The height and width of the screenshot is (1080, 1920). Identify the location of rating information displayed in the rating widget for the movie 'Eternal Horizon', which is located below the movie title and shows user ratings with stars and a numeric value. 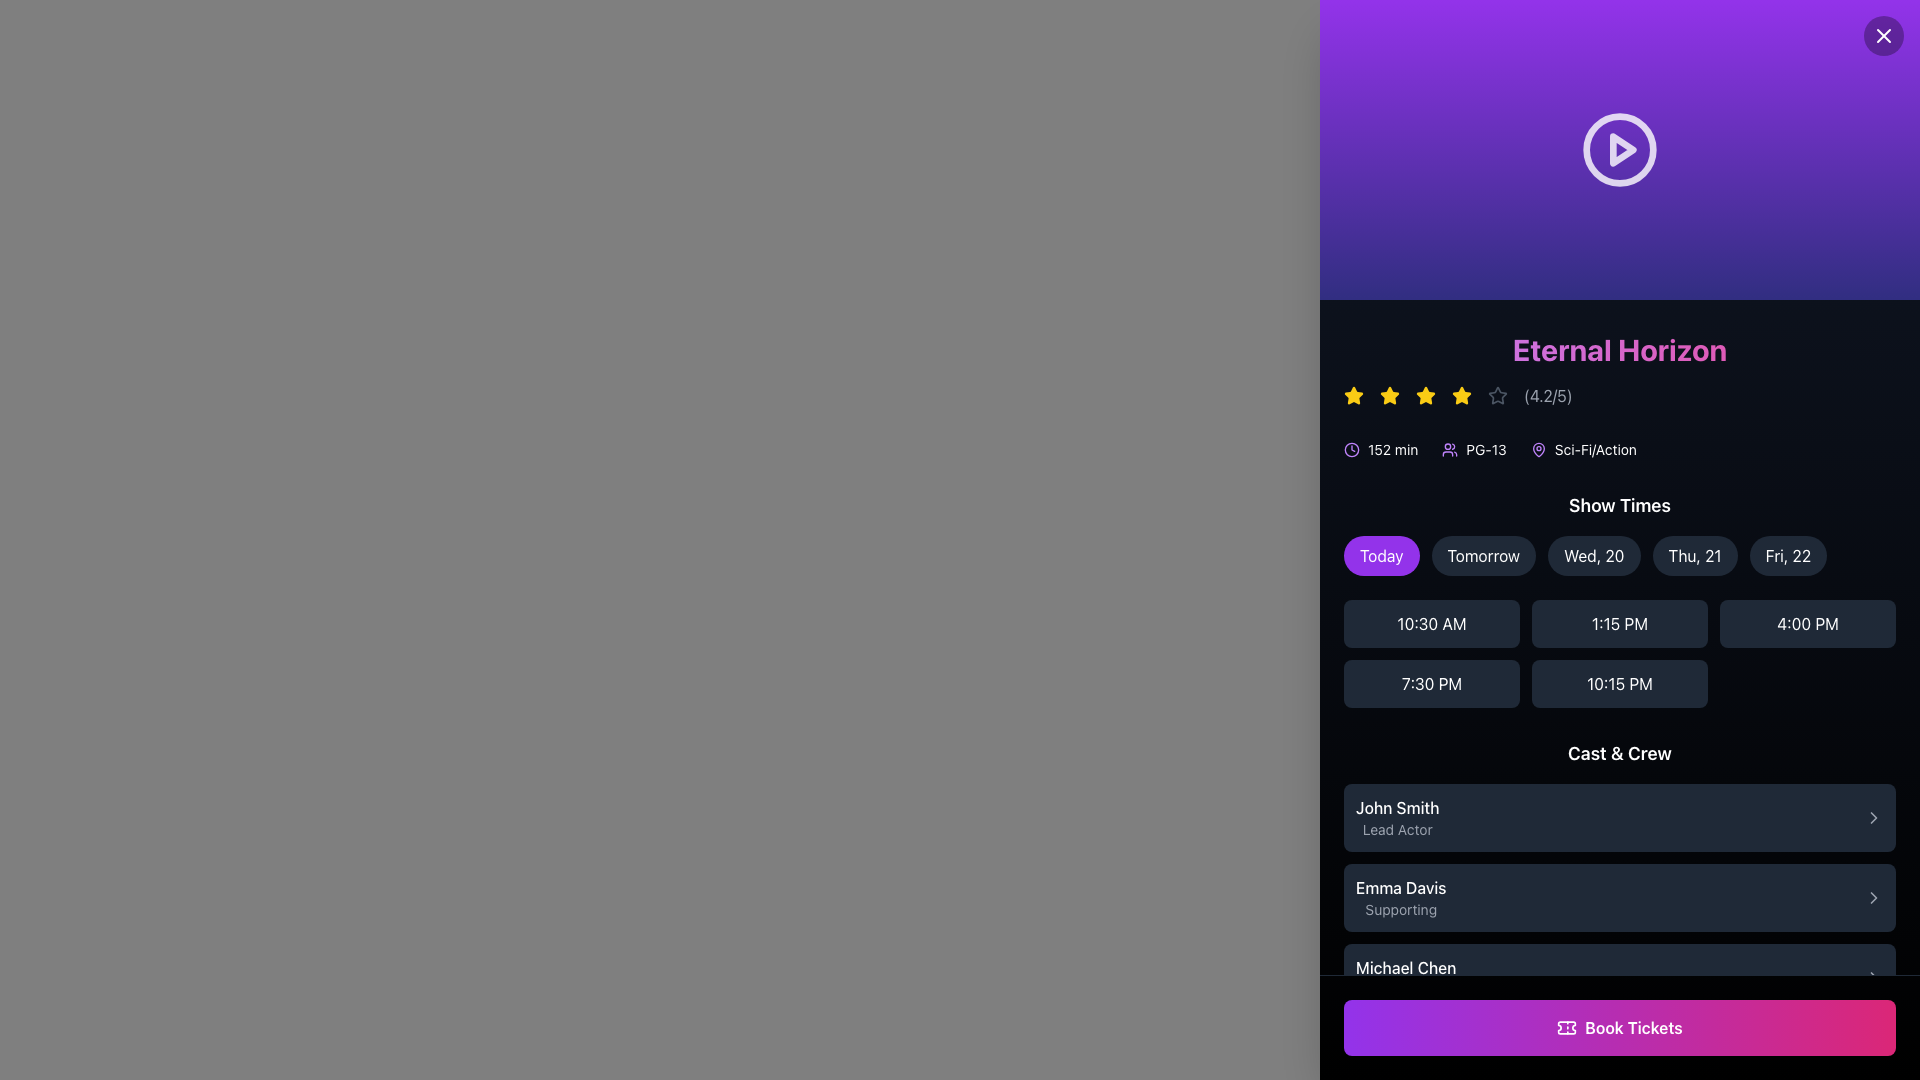
(1620, 396).